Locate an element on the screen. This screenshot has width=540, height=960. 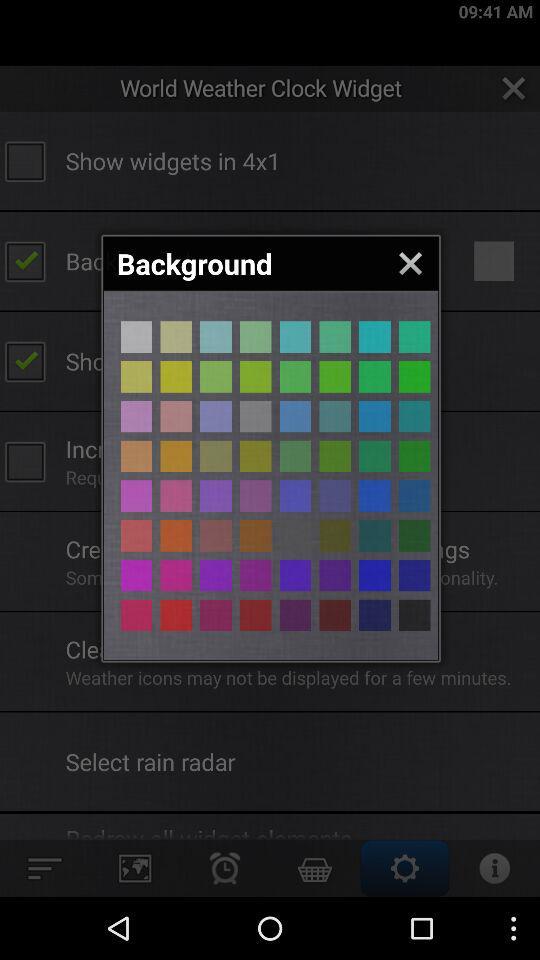
different color page is located at coordinates (294, 495).